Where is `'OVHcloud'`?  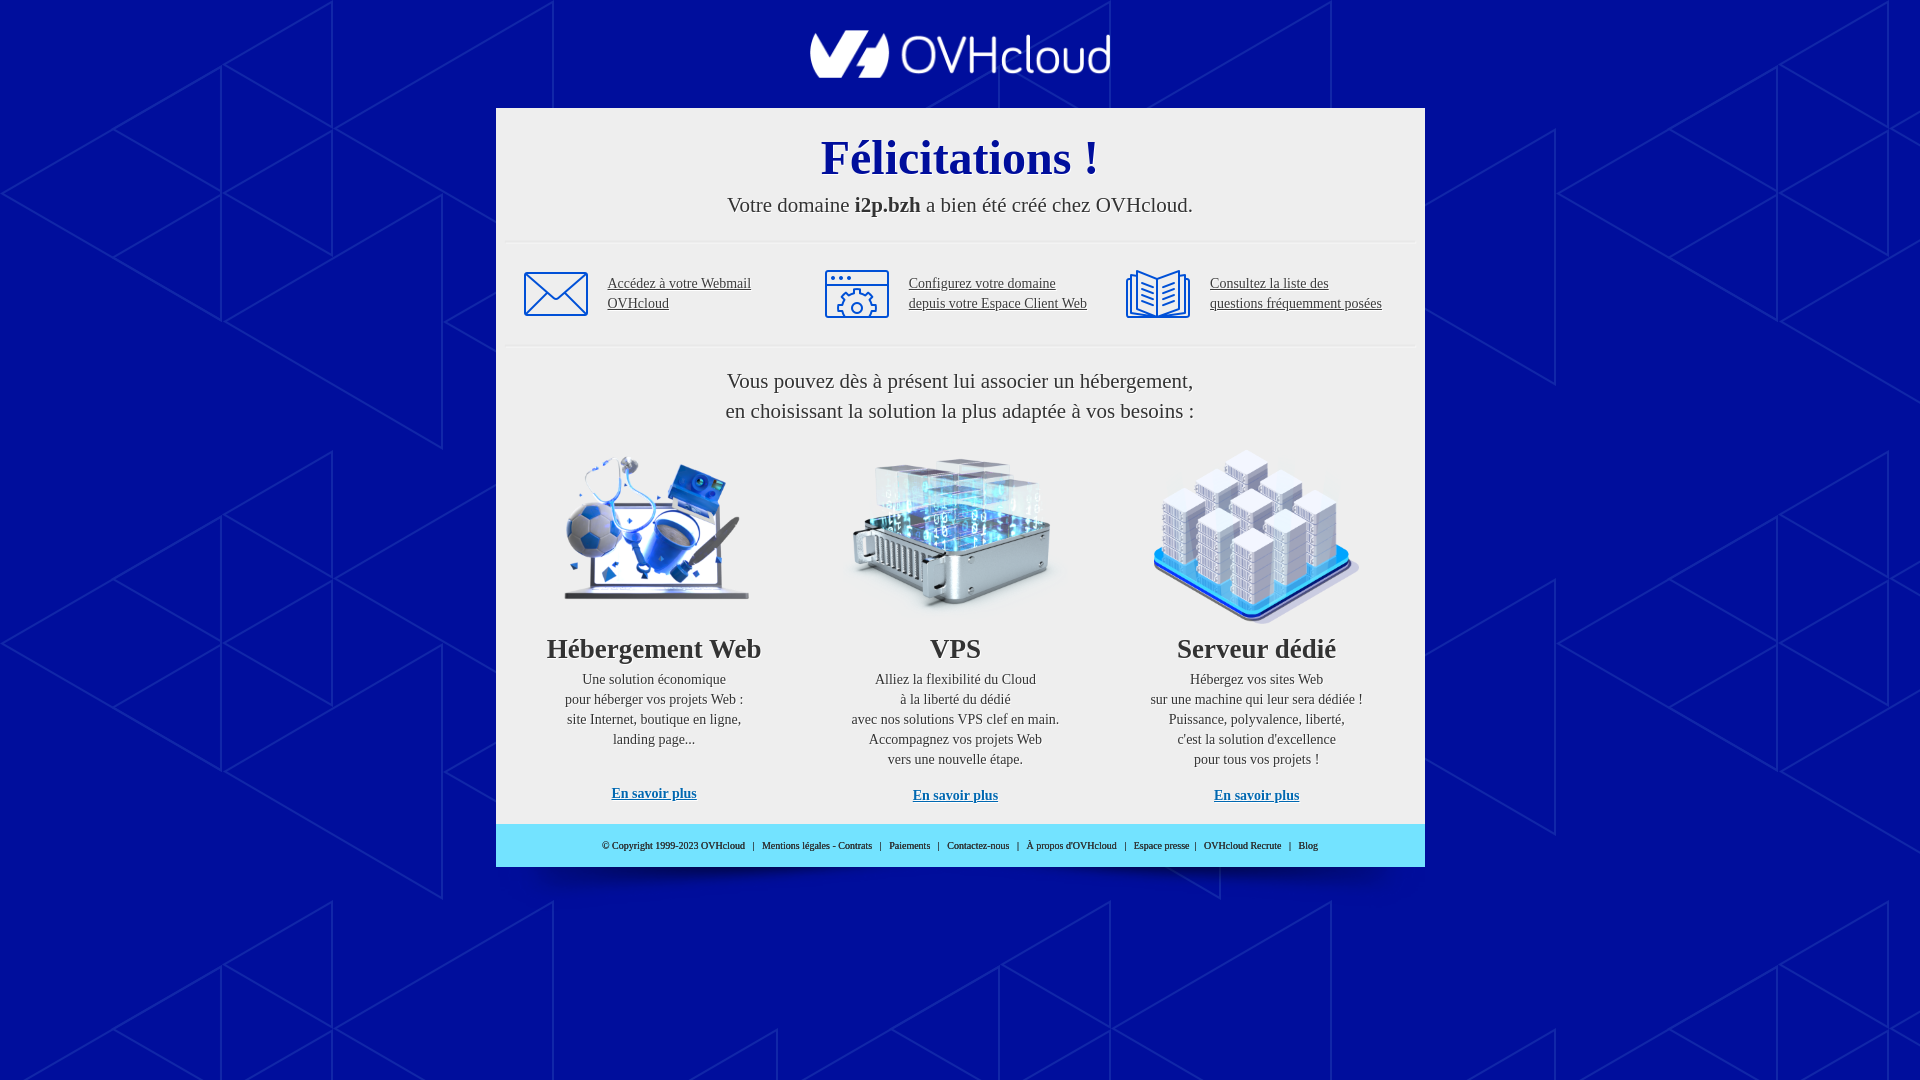 'OVHcloud' is located at coordinates (960, 71).